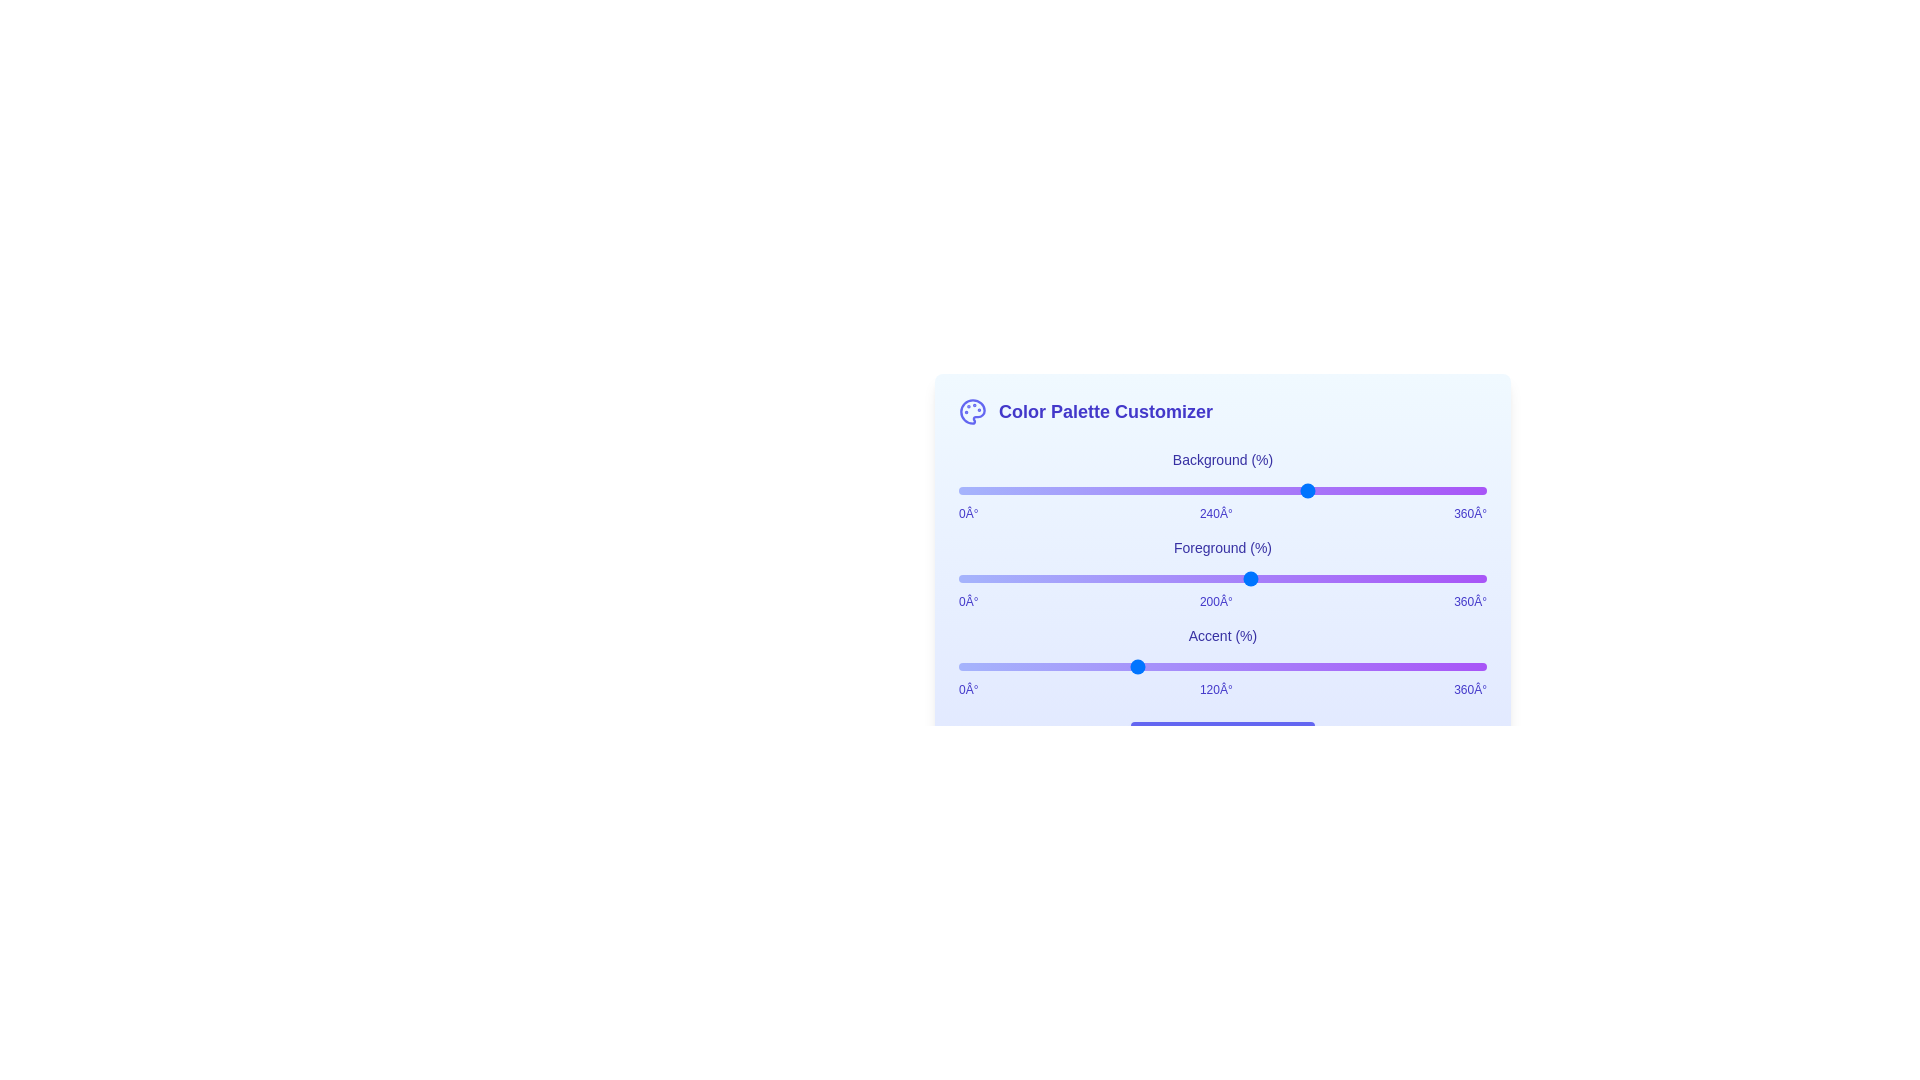  I want to click on the background color slider to set the hue to 47 degrees, so click(1027, 490).